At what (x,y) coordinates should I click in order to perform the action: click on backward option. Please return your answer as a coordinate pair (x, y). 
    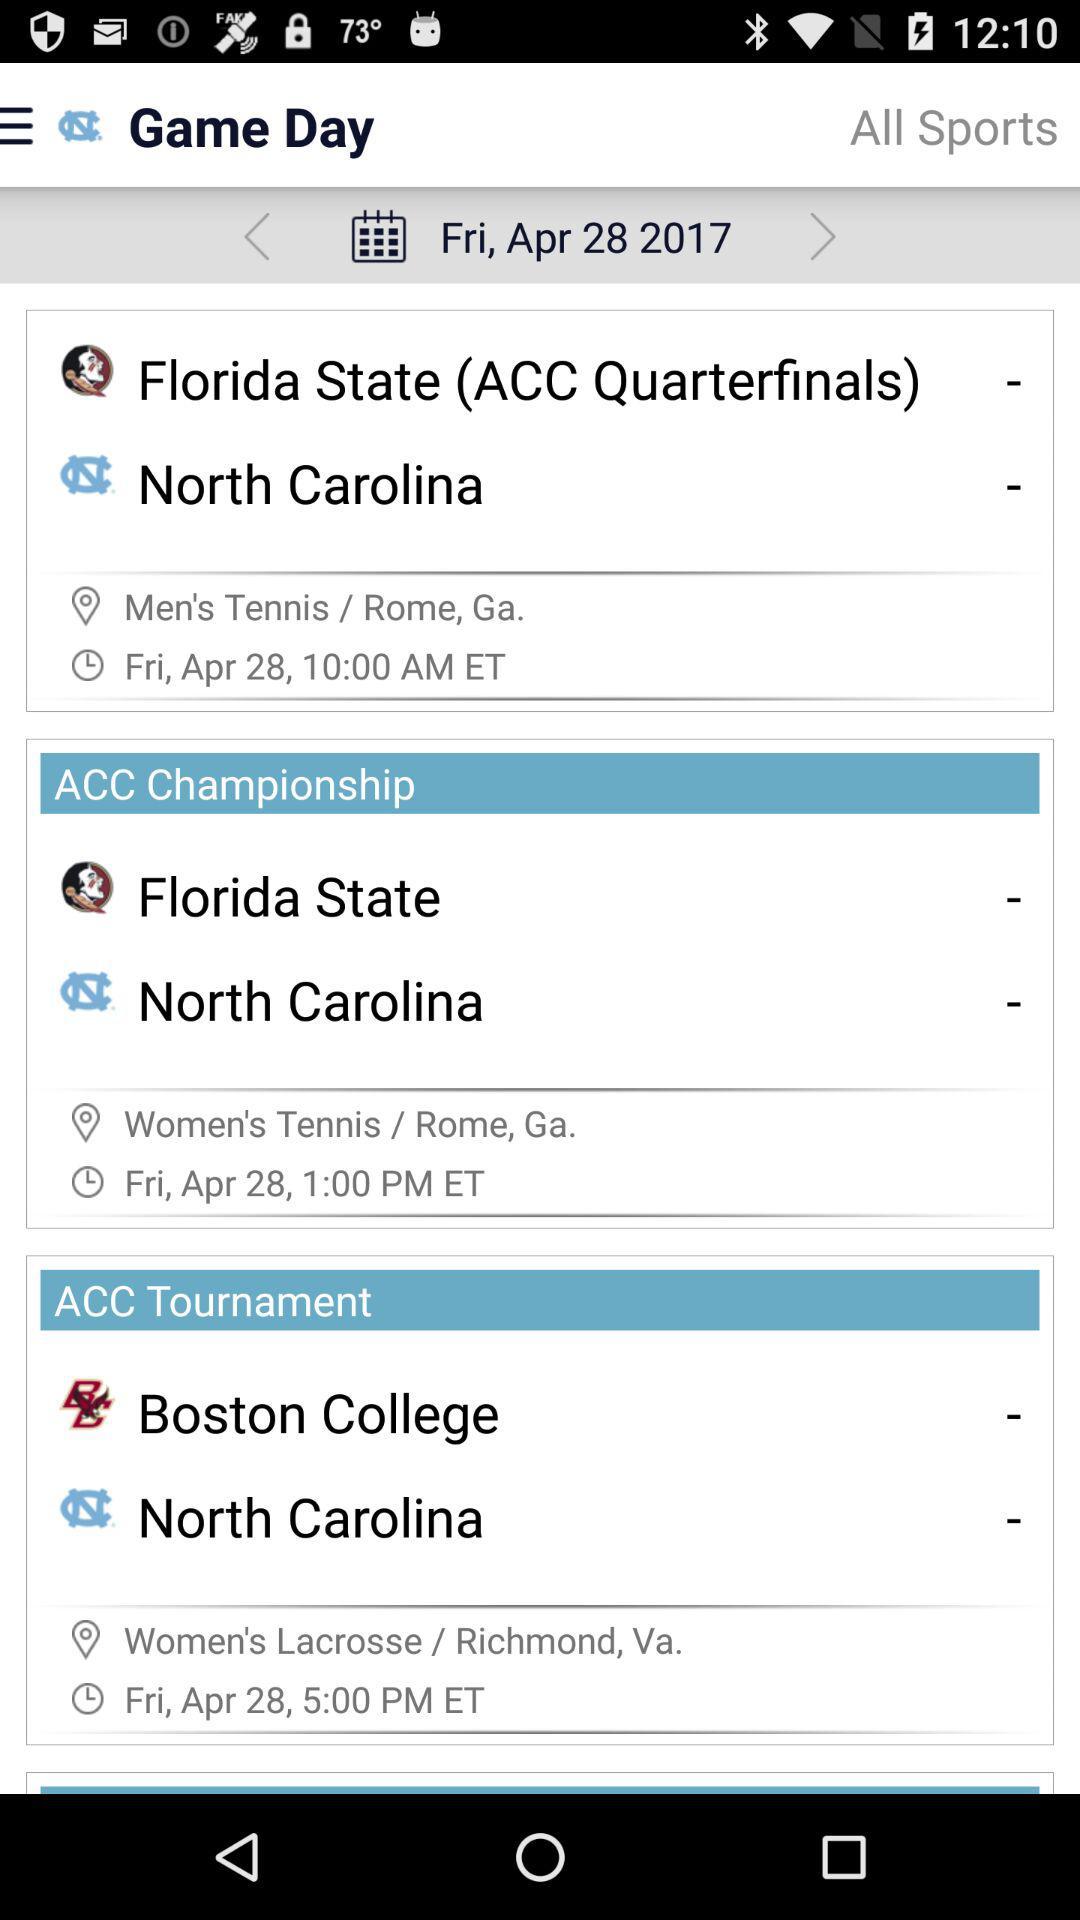
    Looking at the image, I should click on (255, 236).